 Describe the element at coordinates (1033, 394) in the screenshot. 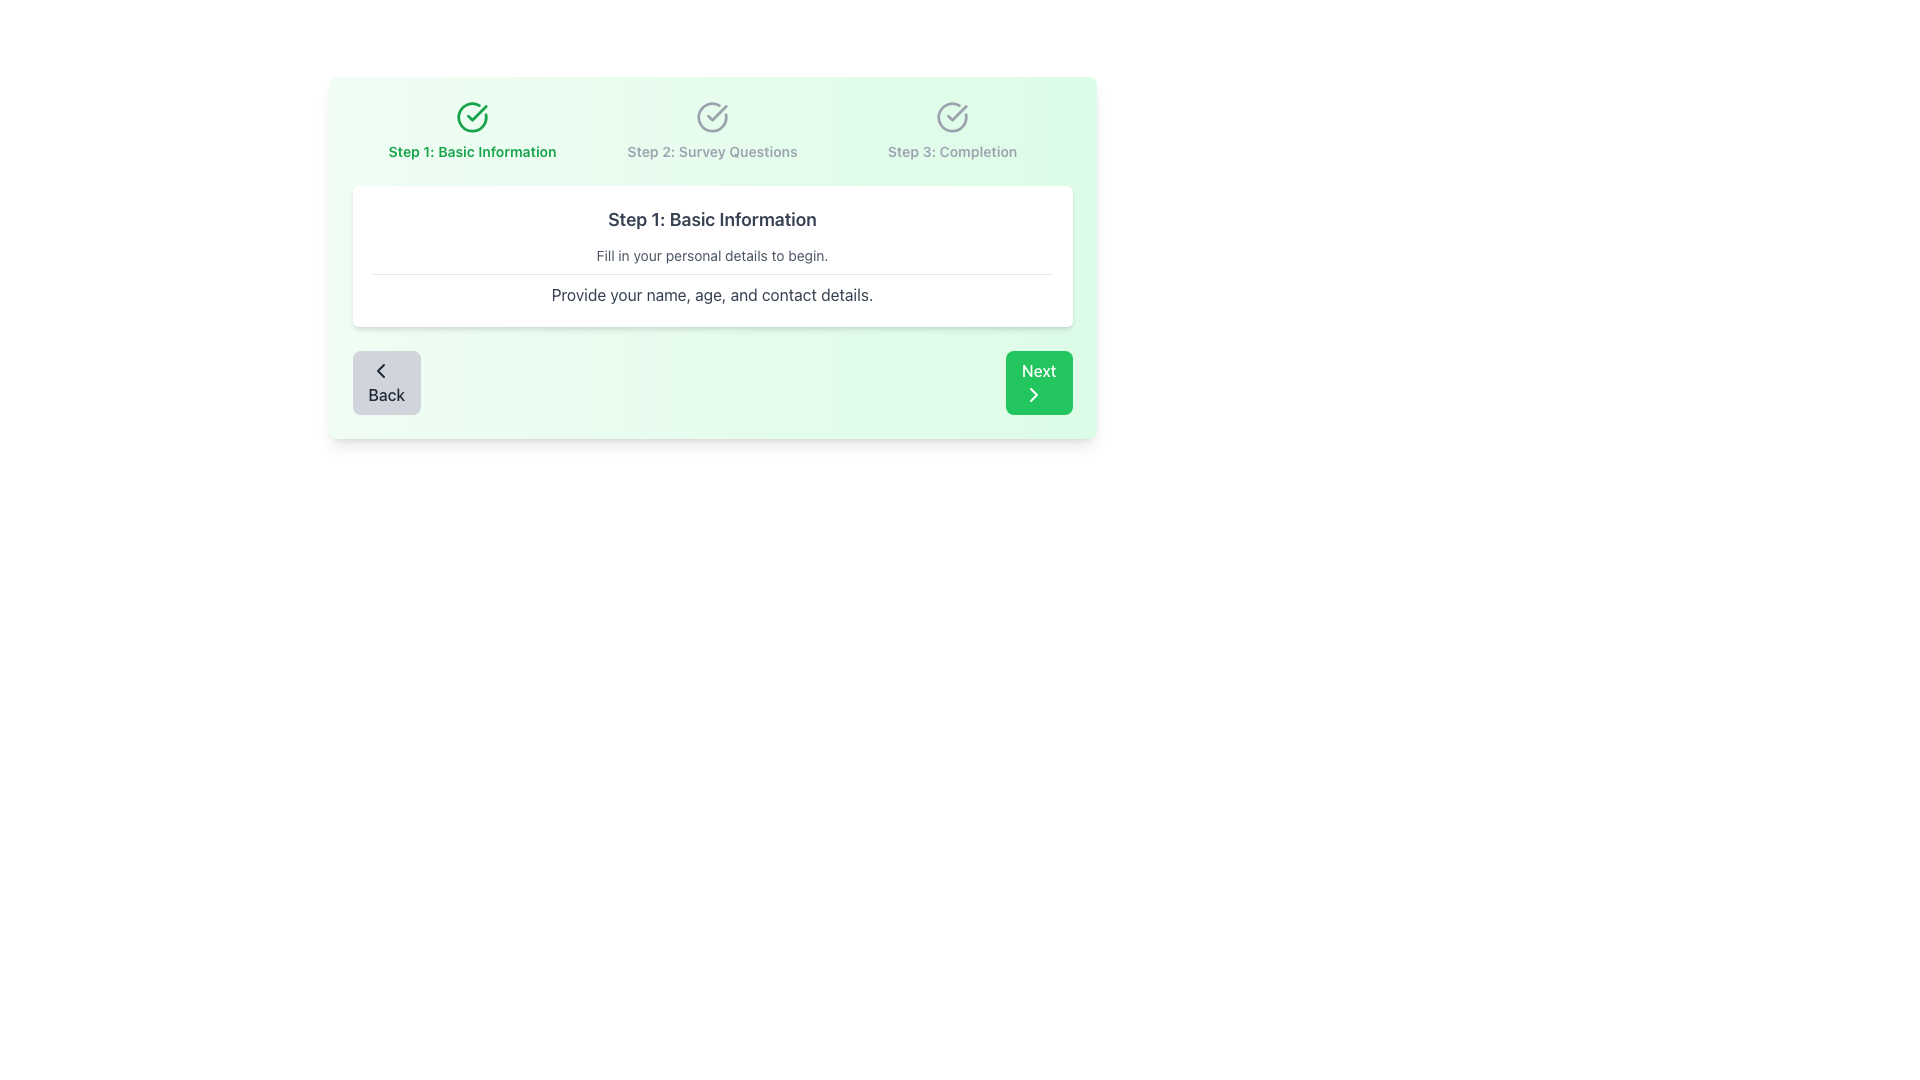

I see `the chevron-right style icon within the 'Next' button located at the bottom-right corner of the green box to proceed to the next step` at that location.